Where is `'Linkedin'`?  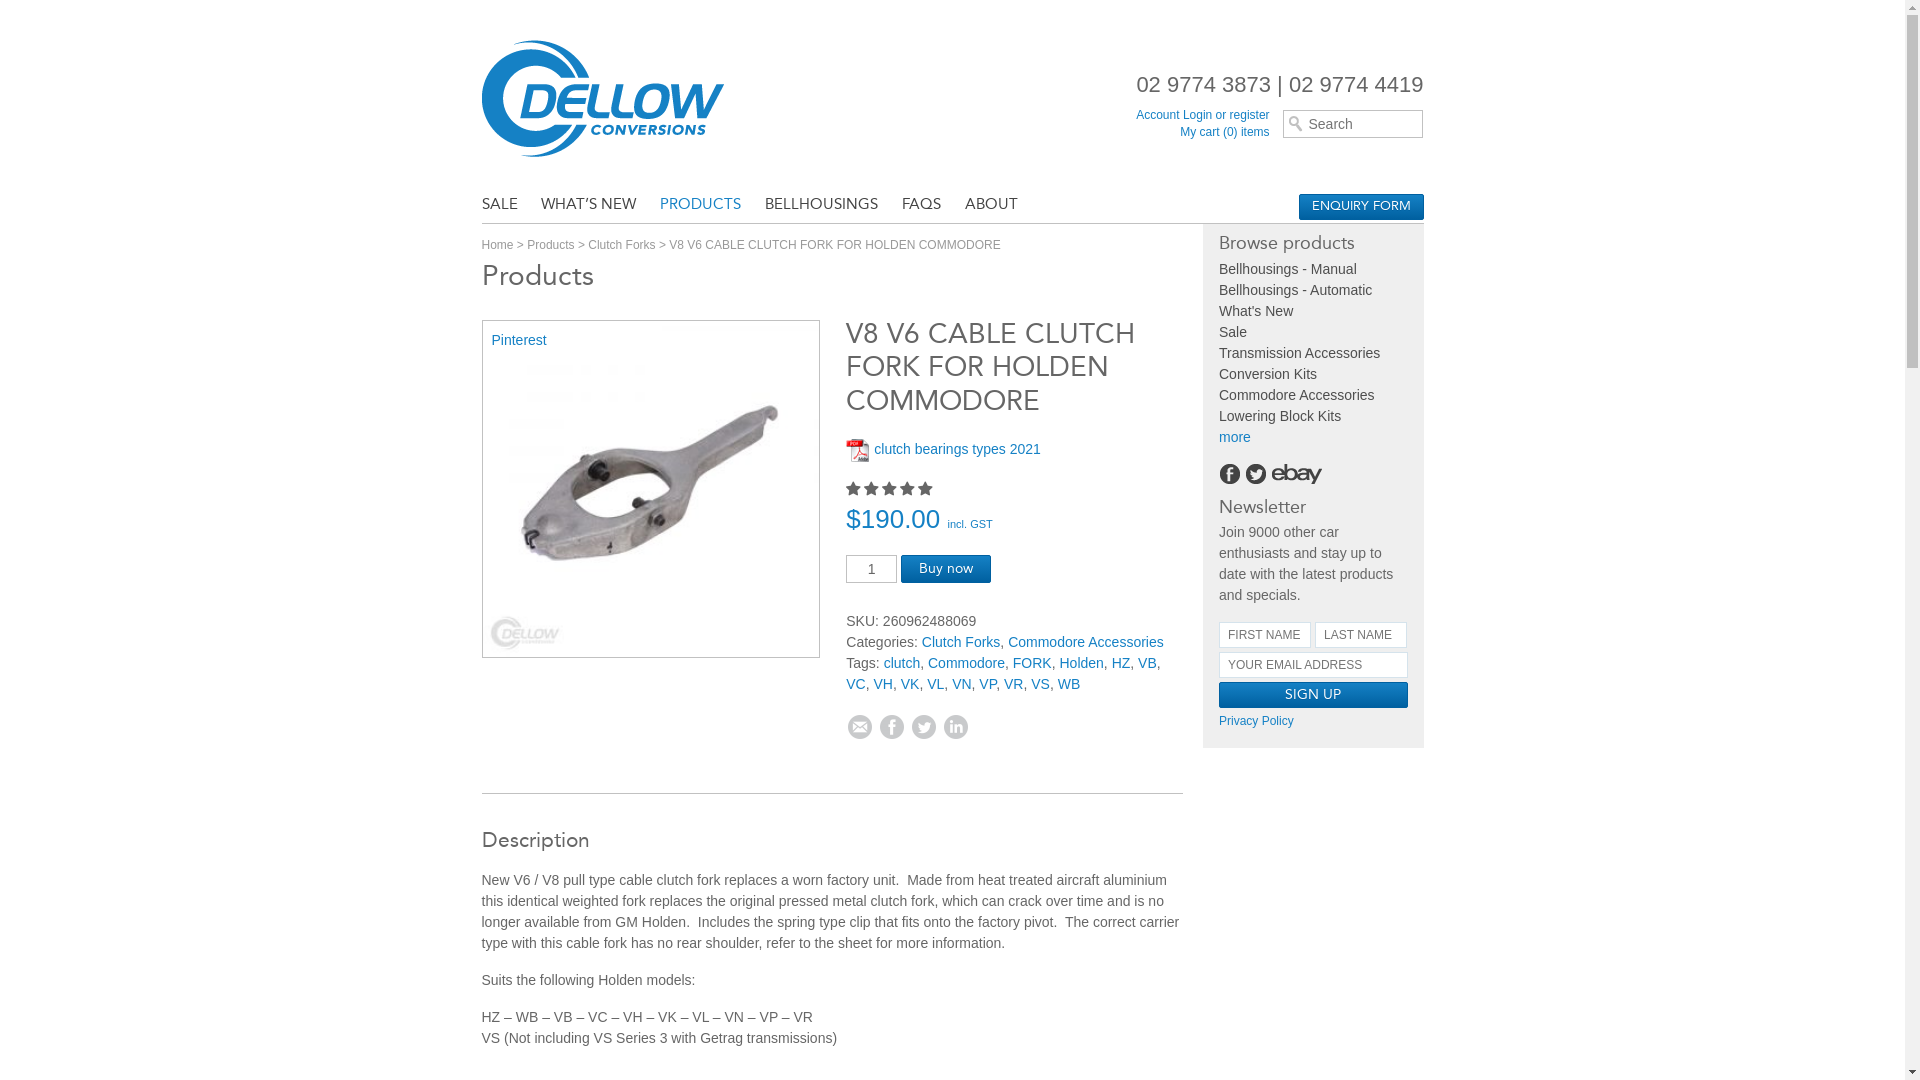
'Linkedin' is located at coordinates (943, 726).